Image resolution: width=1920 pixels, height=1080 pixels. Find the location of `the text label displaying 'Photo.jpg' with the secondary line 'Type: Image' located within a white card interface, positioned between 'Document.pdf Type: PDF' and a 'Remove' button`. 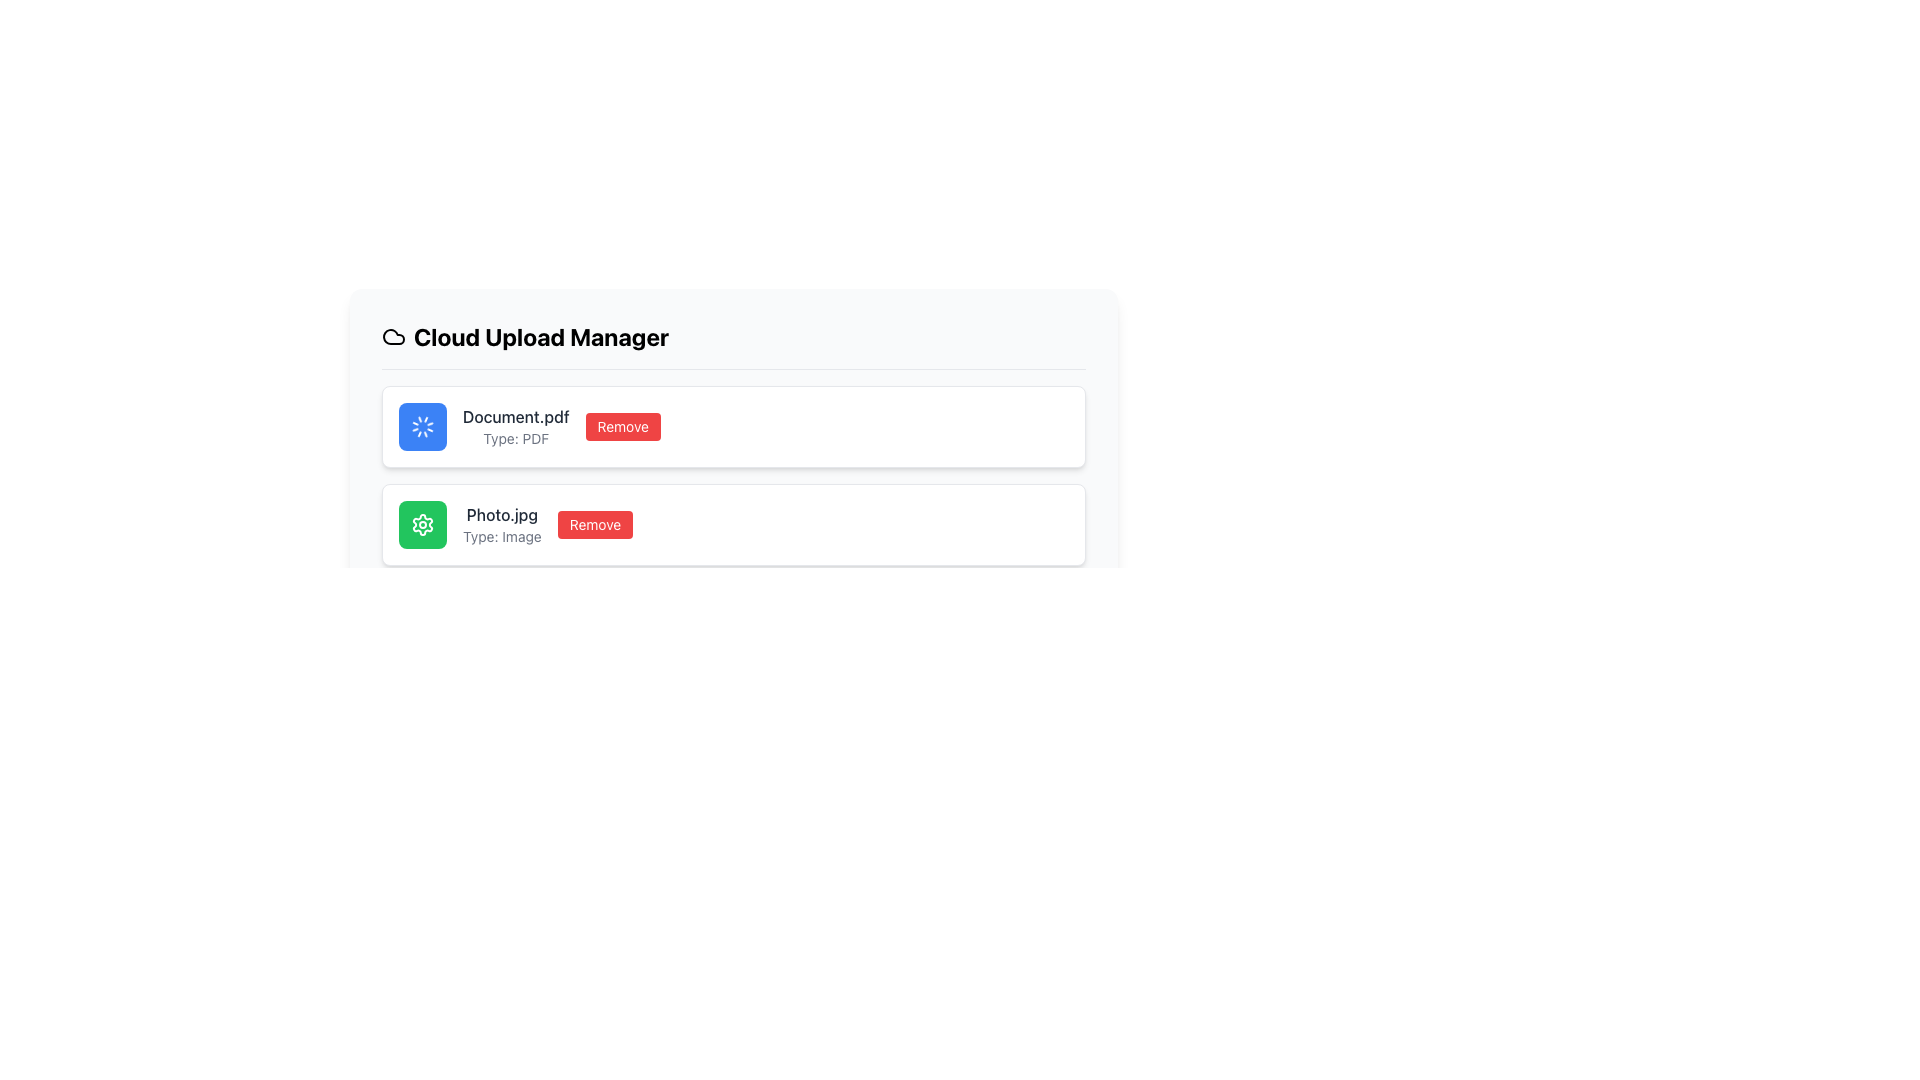

the text label displaying 'Photo.jpg' with the secondary line 'Type: Image' located within a white card interface, positioned between 'Document.pdf Type: PDF' and a 'Remove' button is located at coordinates (502, 523).